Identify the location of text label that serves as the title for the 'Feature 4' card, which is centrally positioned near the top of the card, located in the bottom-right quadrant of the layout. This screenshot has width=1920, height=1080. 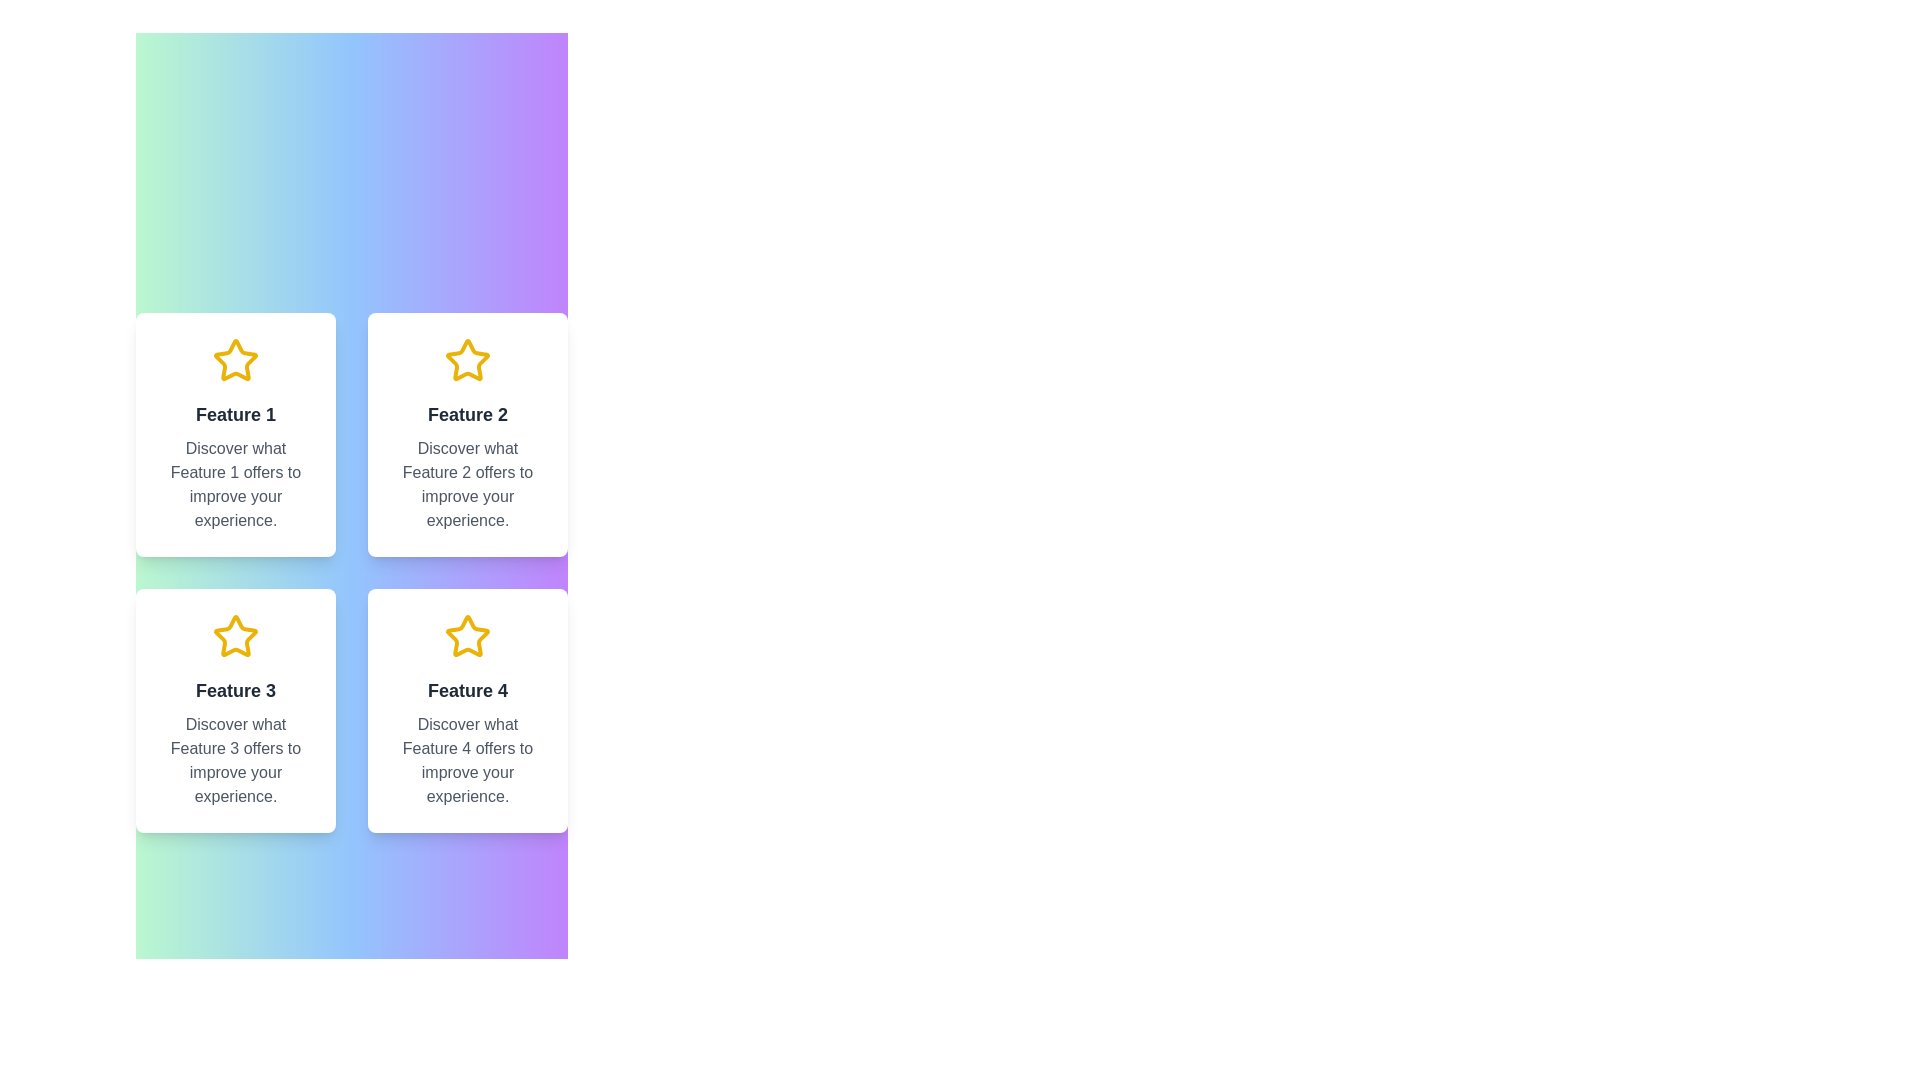
(466, 689).